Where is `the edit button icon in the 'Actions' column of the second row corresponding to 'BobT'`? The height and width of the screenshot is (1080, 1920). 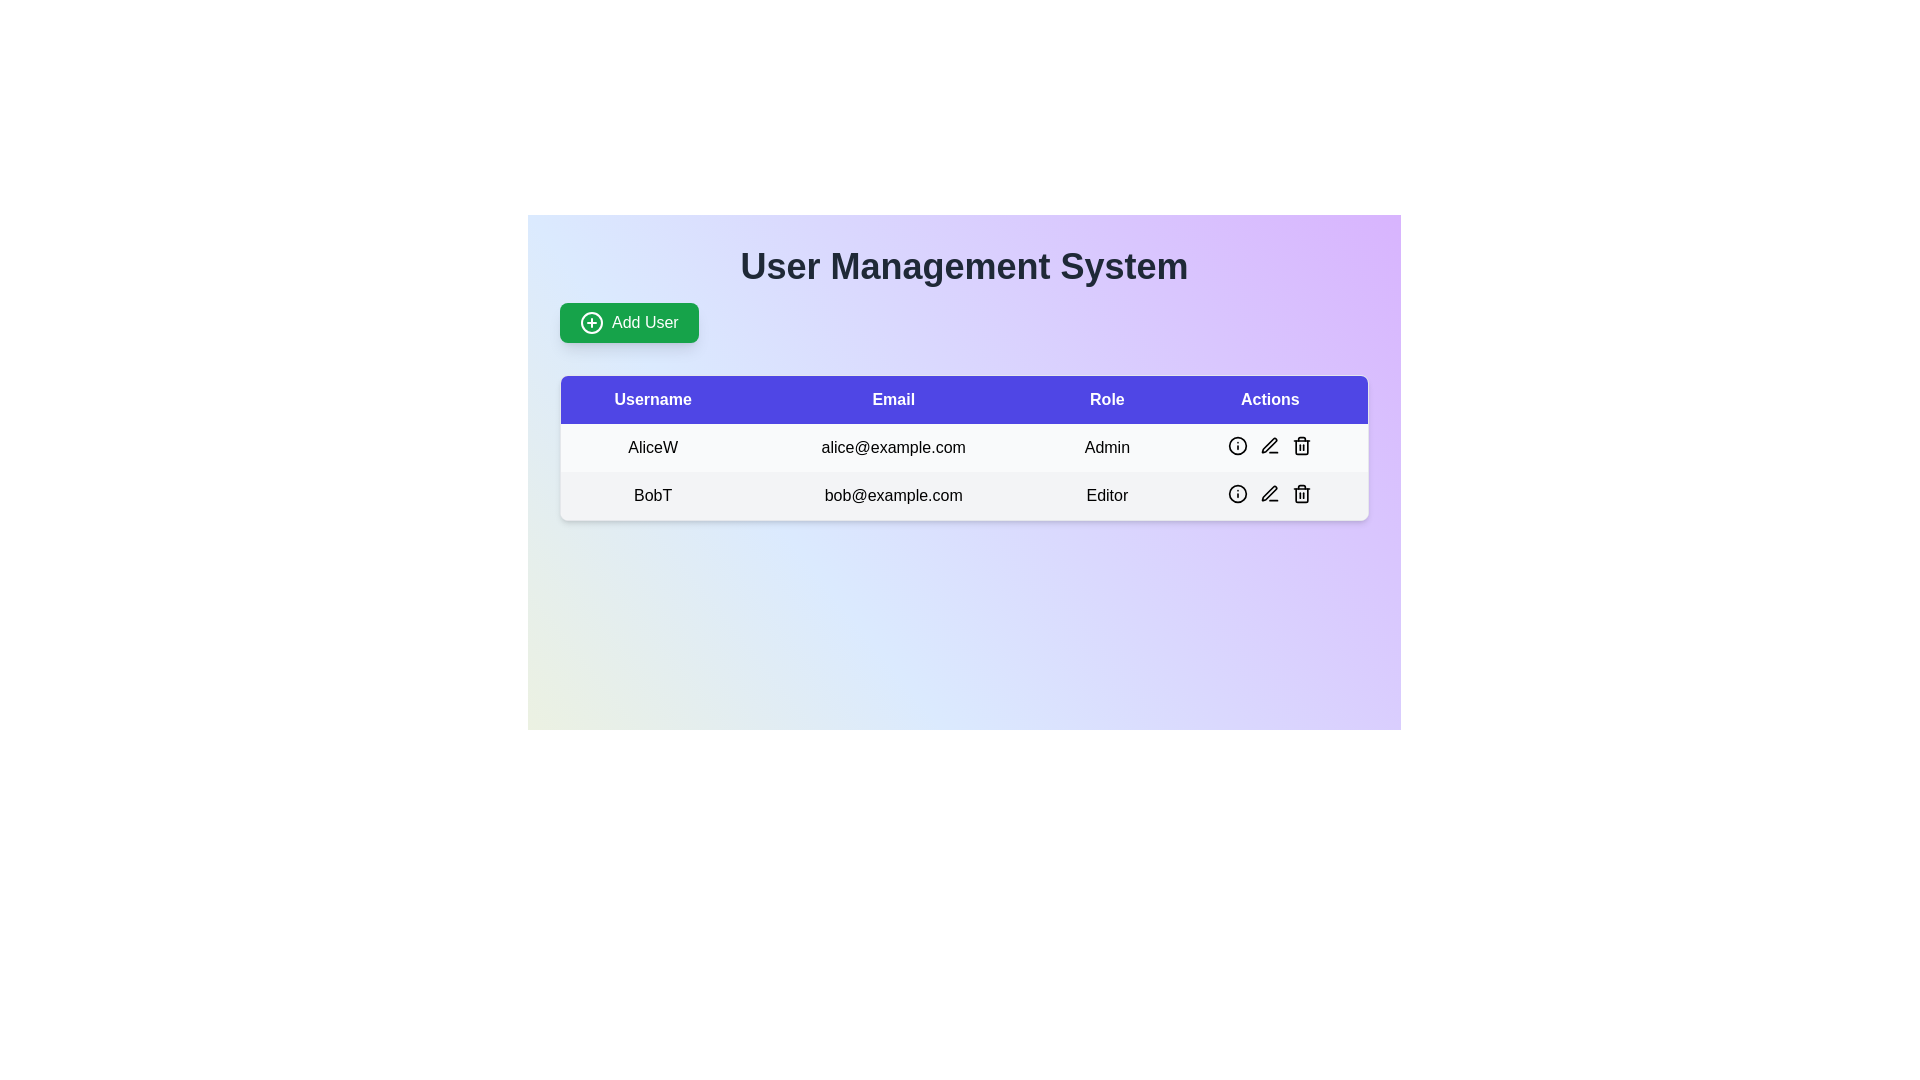 the edit button icon in the 'Actions' column of the second row corresponding to 'BobT' is located at coordinates (1269, 445).